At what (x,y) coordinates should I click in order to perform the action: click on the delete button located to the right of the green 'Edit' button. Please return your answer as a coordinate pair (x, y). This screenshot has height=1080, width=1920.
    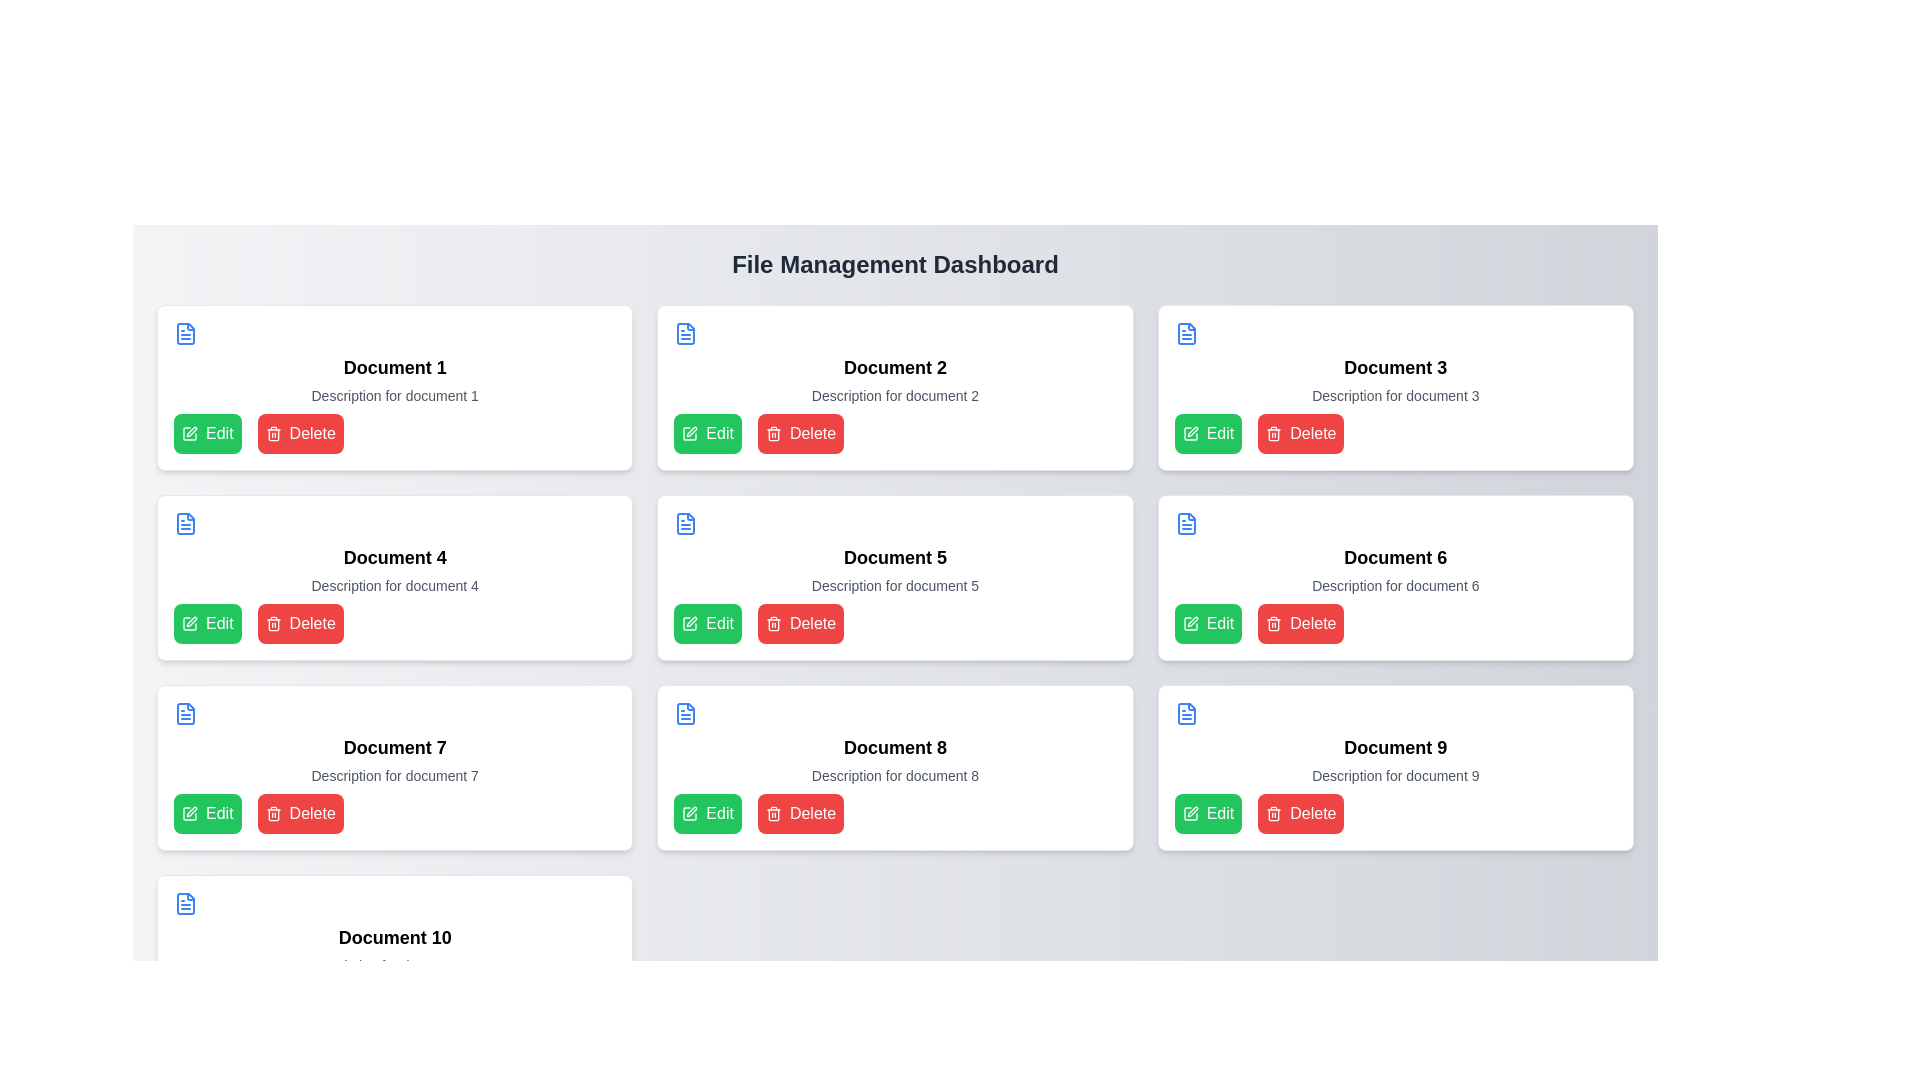
    Looking at the image, I should click on (801, 813).